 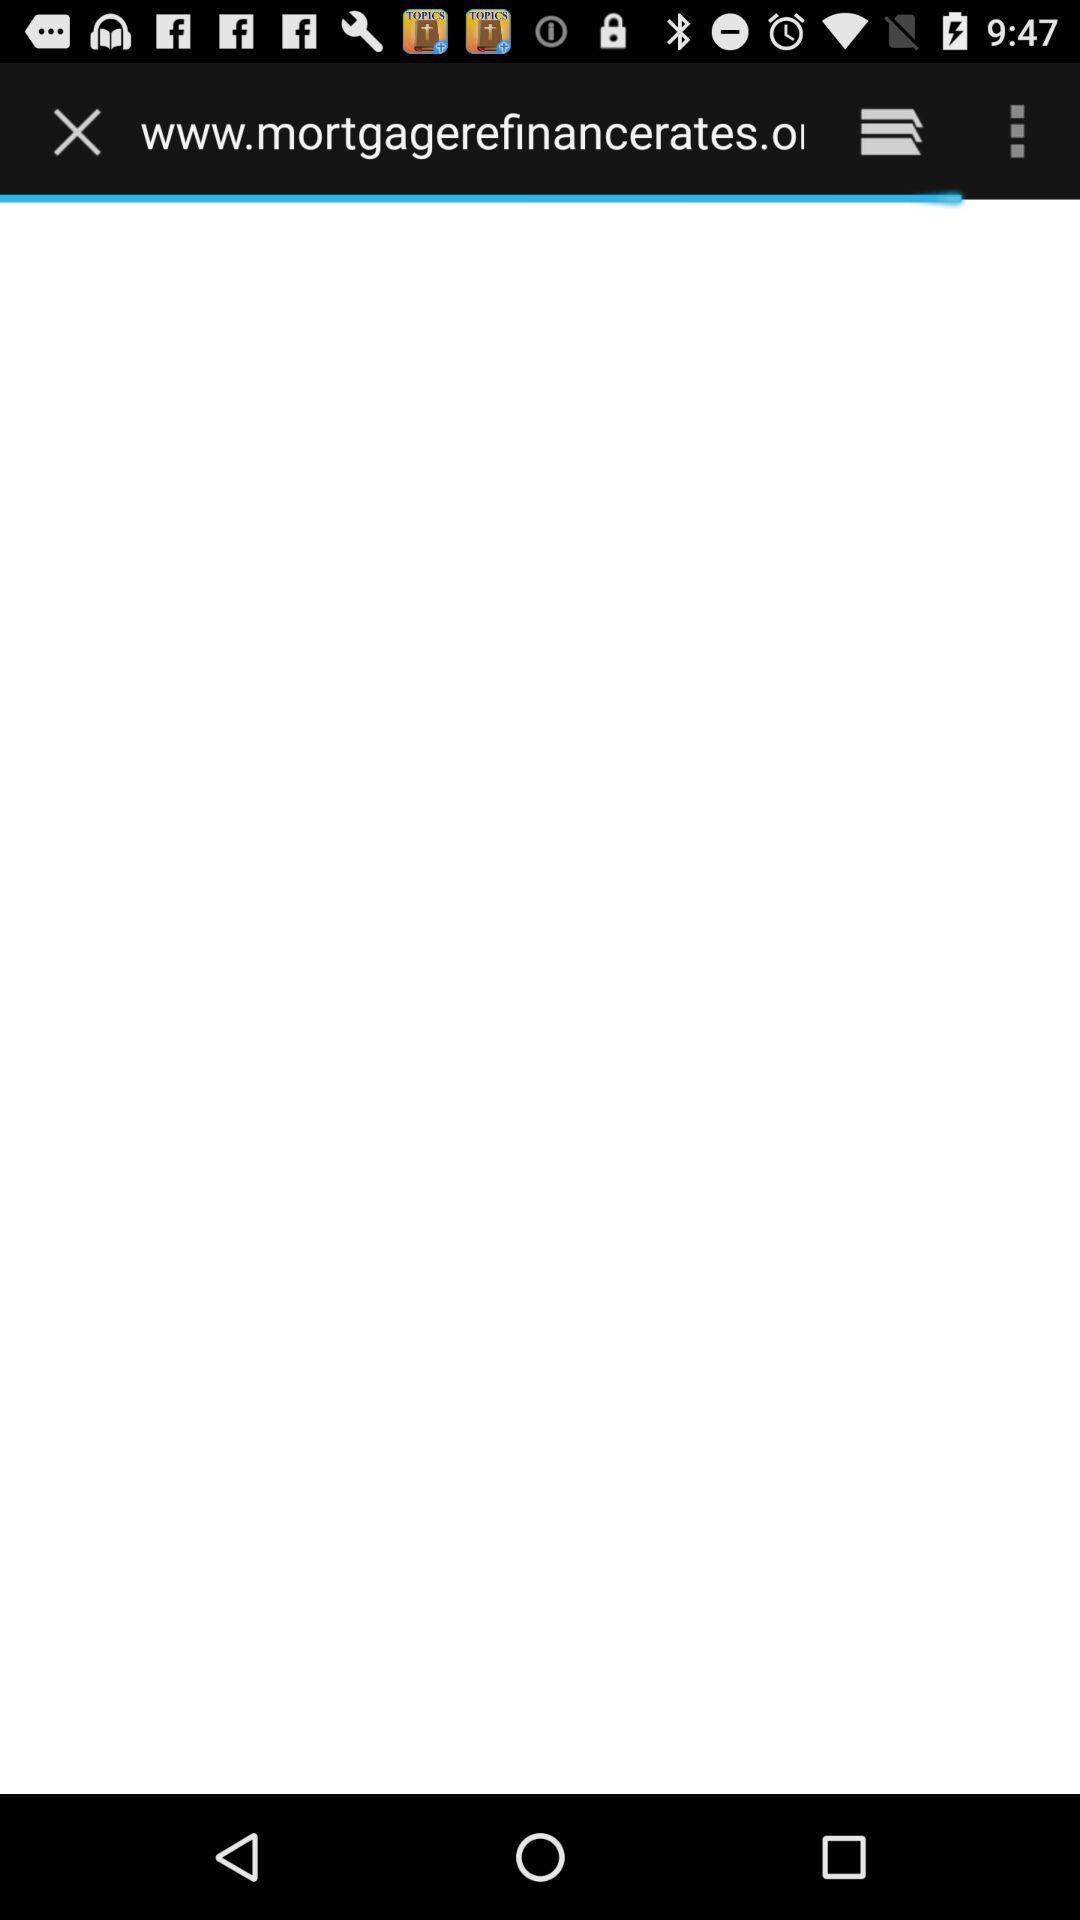 What do you see at coordinates (890, 130) in the screenshot?
I see `item to the right of the www mortgagerefinancerates org item` at bounding box center [890, 130].